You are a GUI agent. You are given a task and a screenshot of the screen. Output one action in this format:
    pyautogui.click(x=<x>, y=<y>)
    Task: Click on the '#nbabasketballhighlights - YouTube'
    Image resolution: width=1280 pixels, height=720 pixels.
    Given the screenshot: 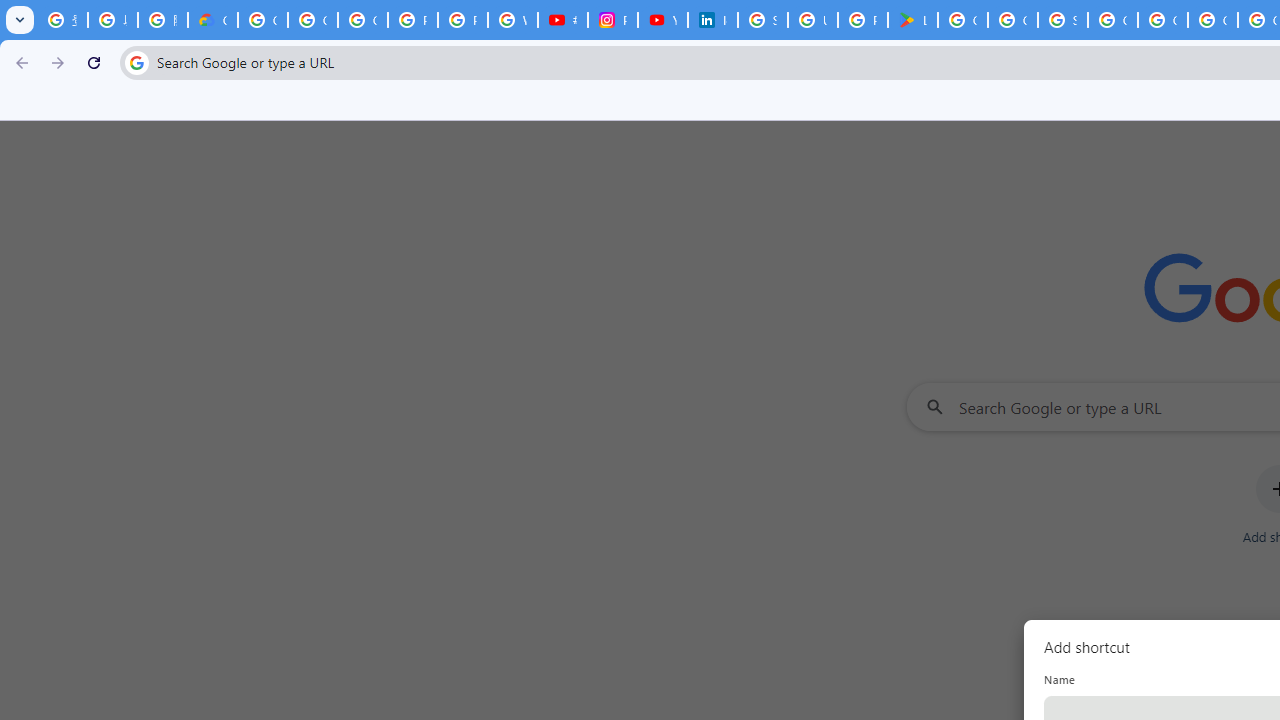 What is the action you would take?
    pyautogui.click(x=561, y=20)
    